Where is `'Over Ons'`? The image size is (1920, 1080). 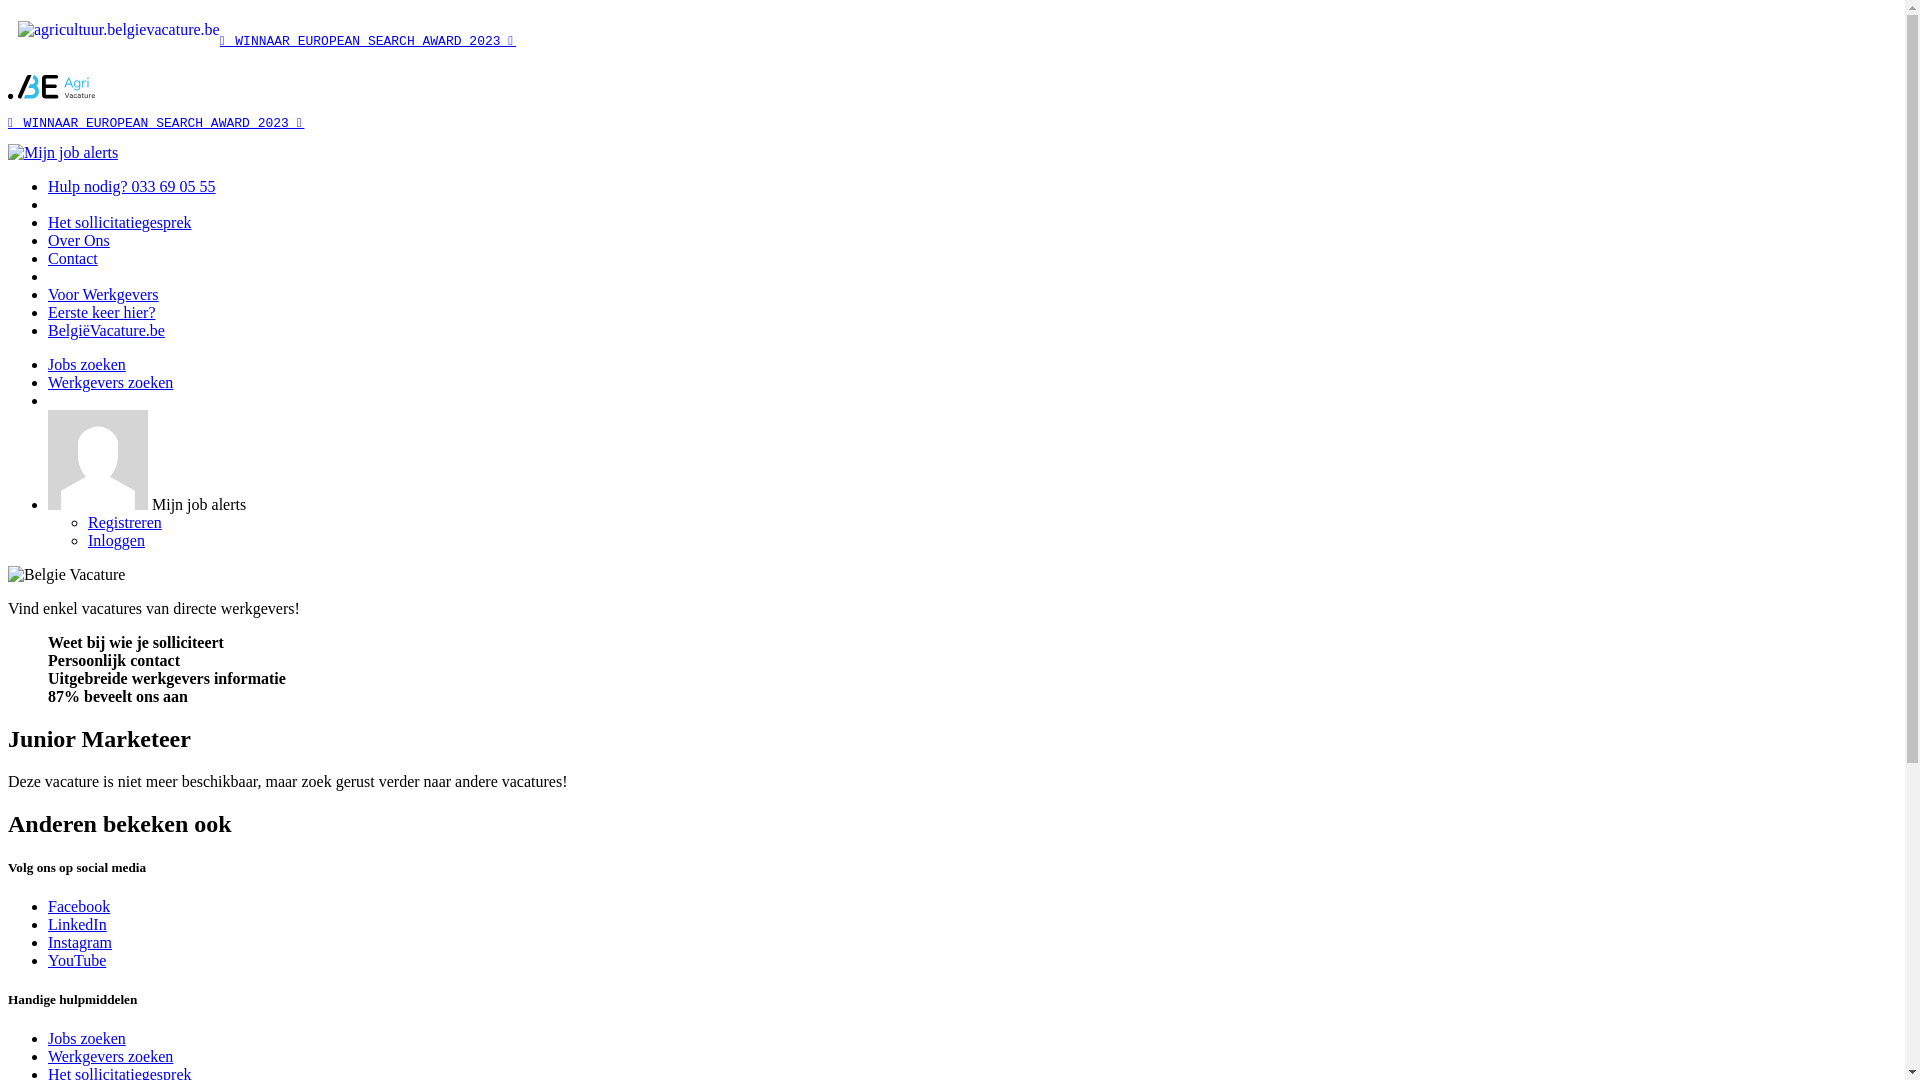
'Over Ons' is located at coordinates (48, 239).